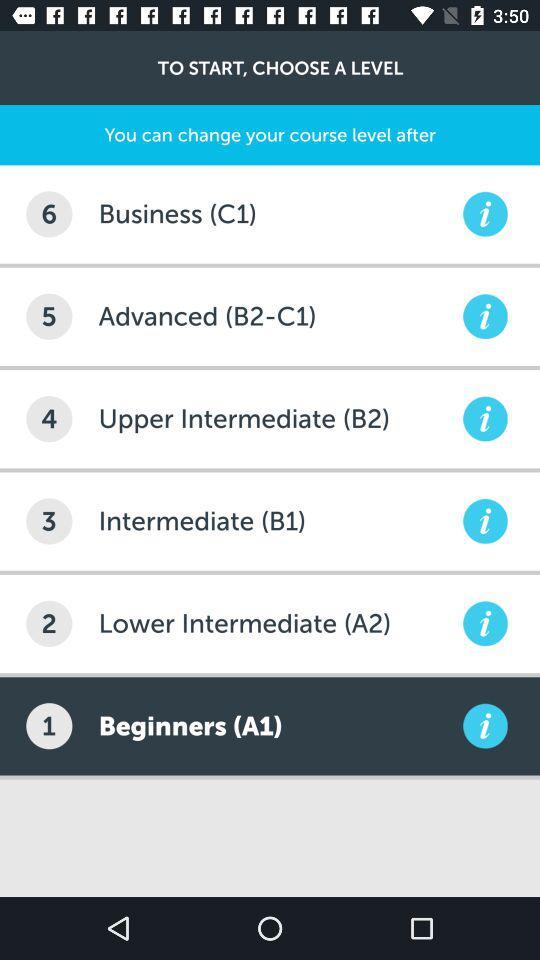  I want to click on item above 1, so click(49, 622).